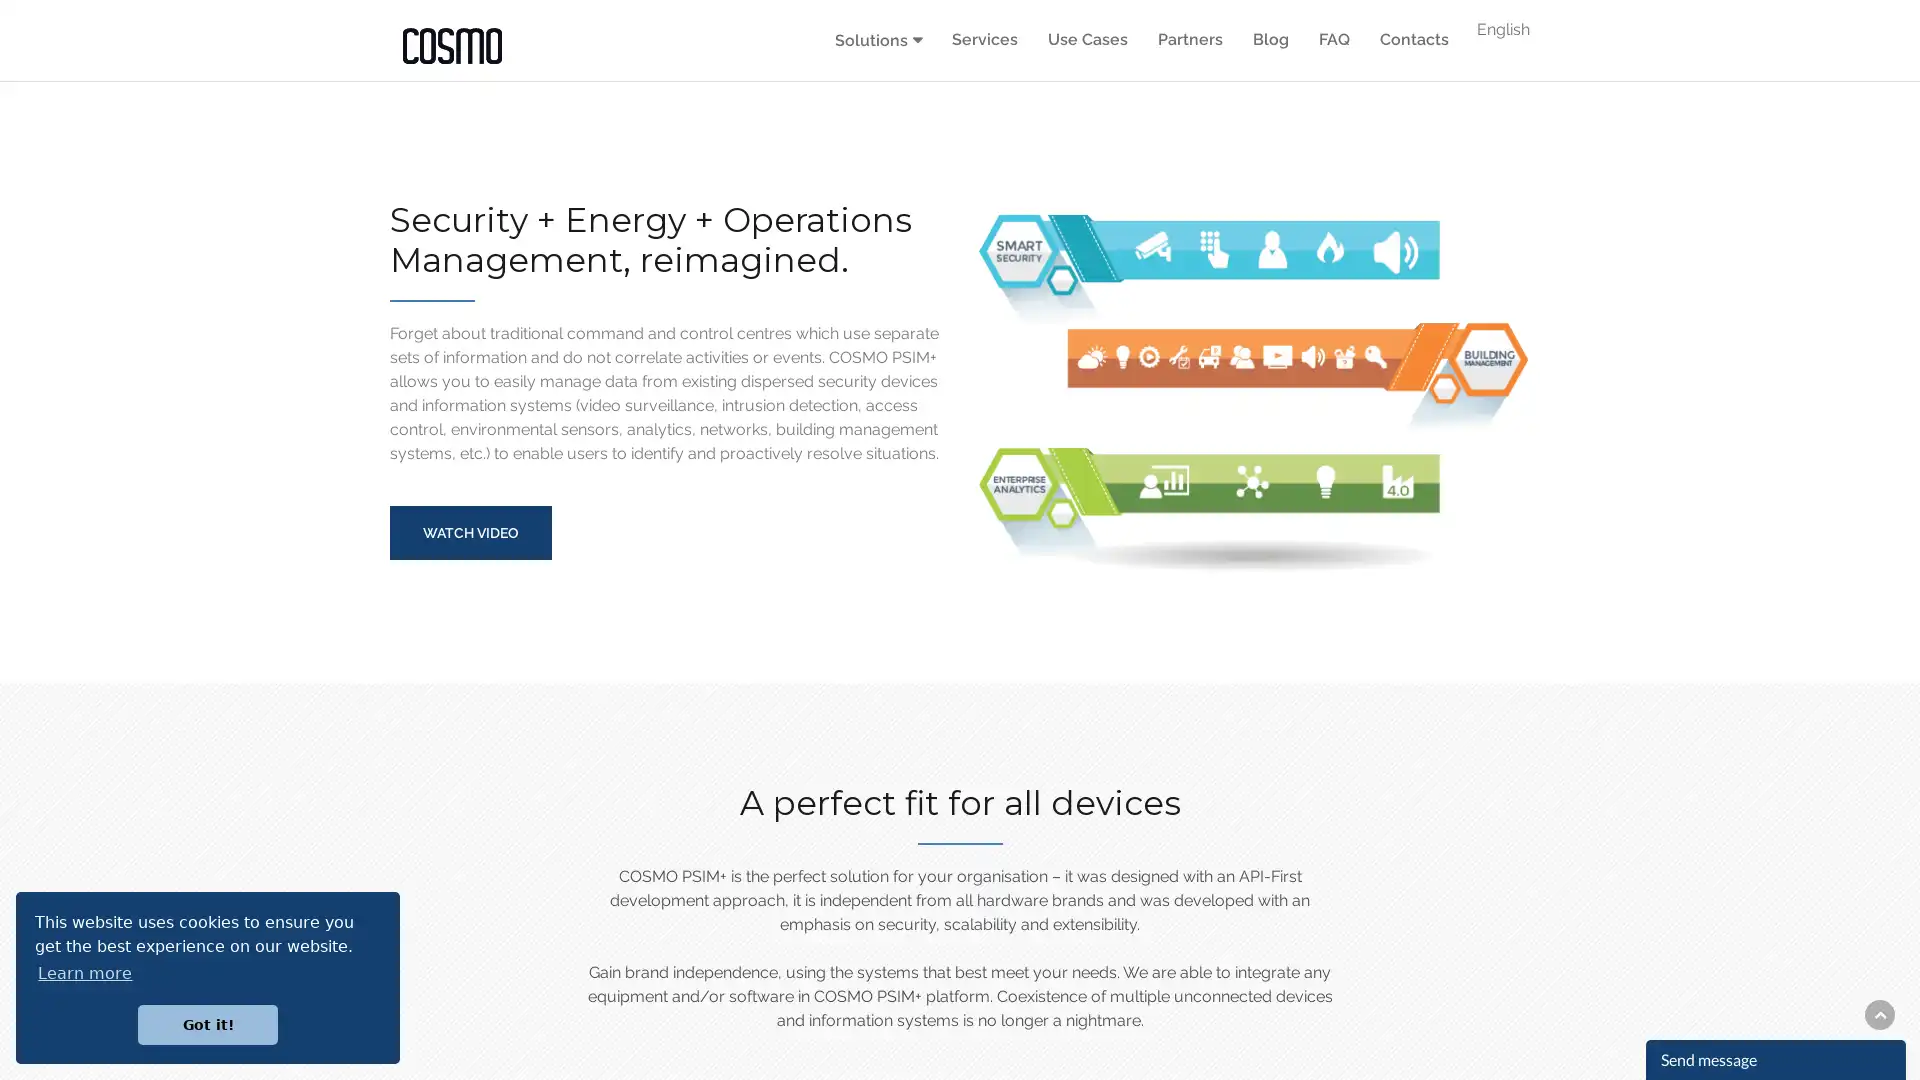 The width and height of the screenshot is (1920, 1080). I want to click on learn more about cookies, so click(84, 972).